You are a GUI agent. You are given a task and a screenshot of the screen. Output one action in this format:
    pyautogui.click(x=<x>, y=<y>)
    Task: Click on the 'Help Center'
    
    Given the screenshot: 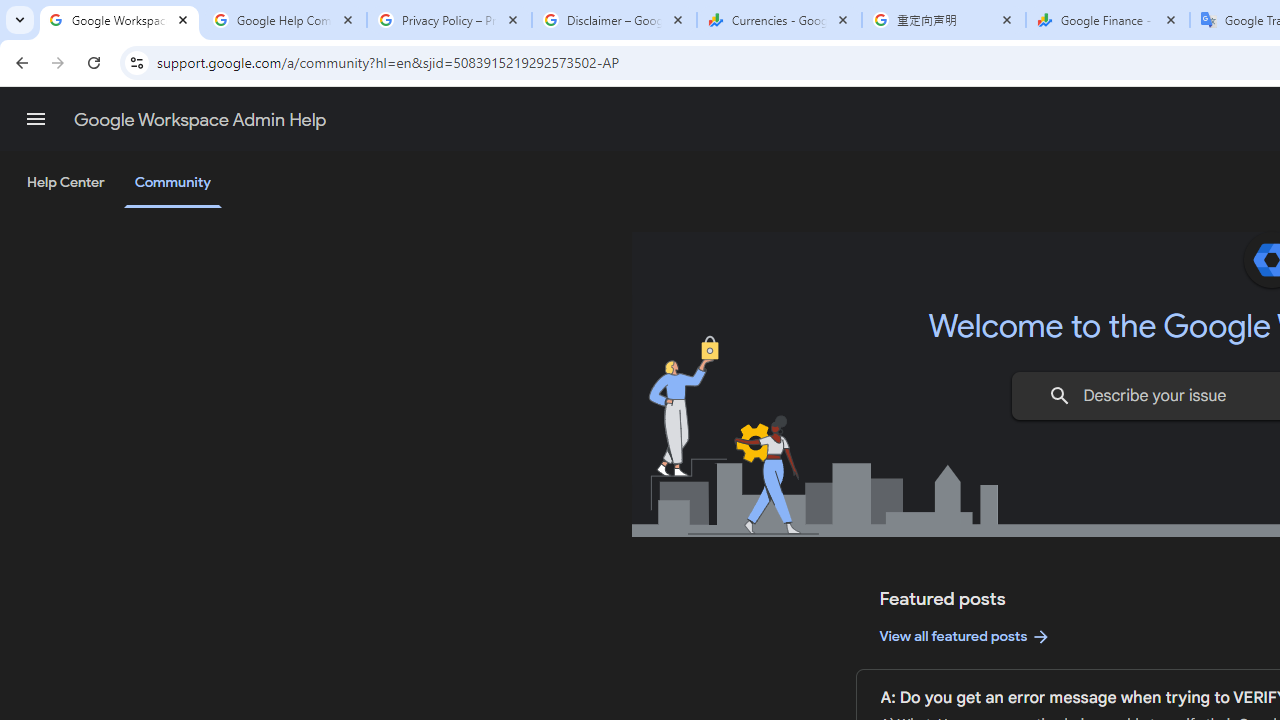 What is the action you would take?
    pyautogui.click(x=65, y=183)
    